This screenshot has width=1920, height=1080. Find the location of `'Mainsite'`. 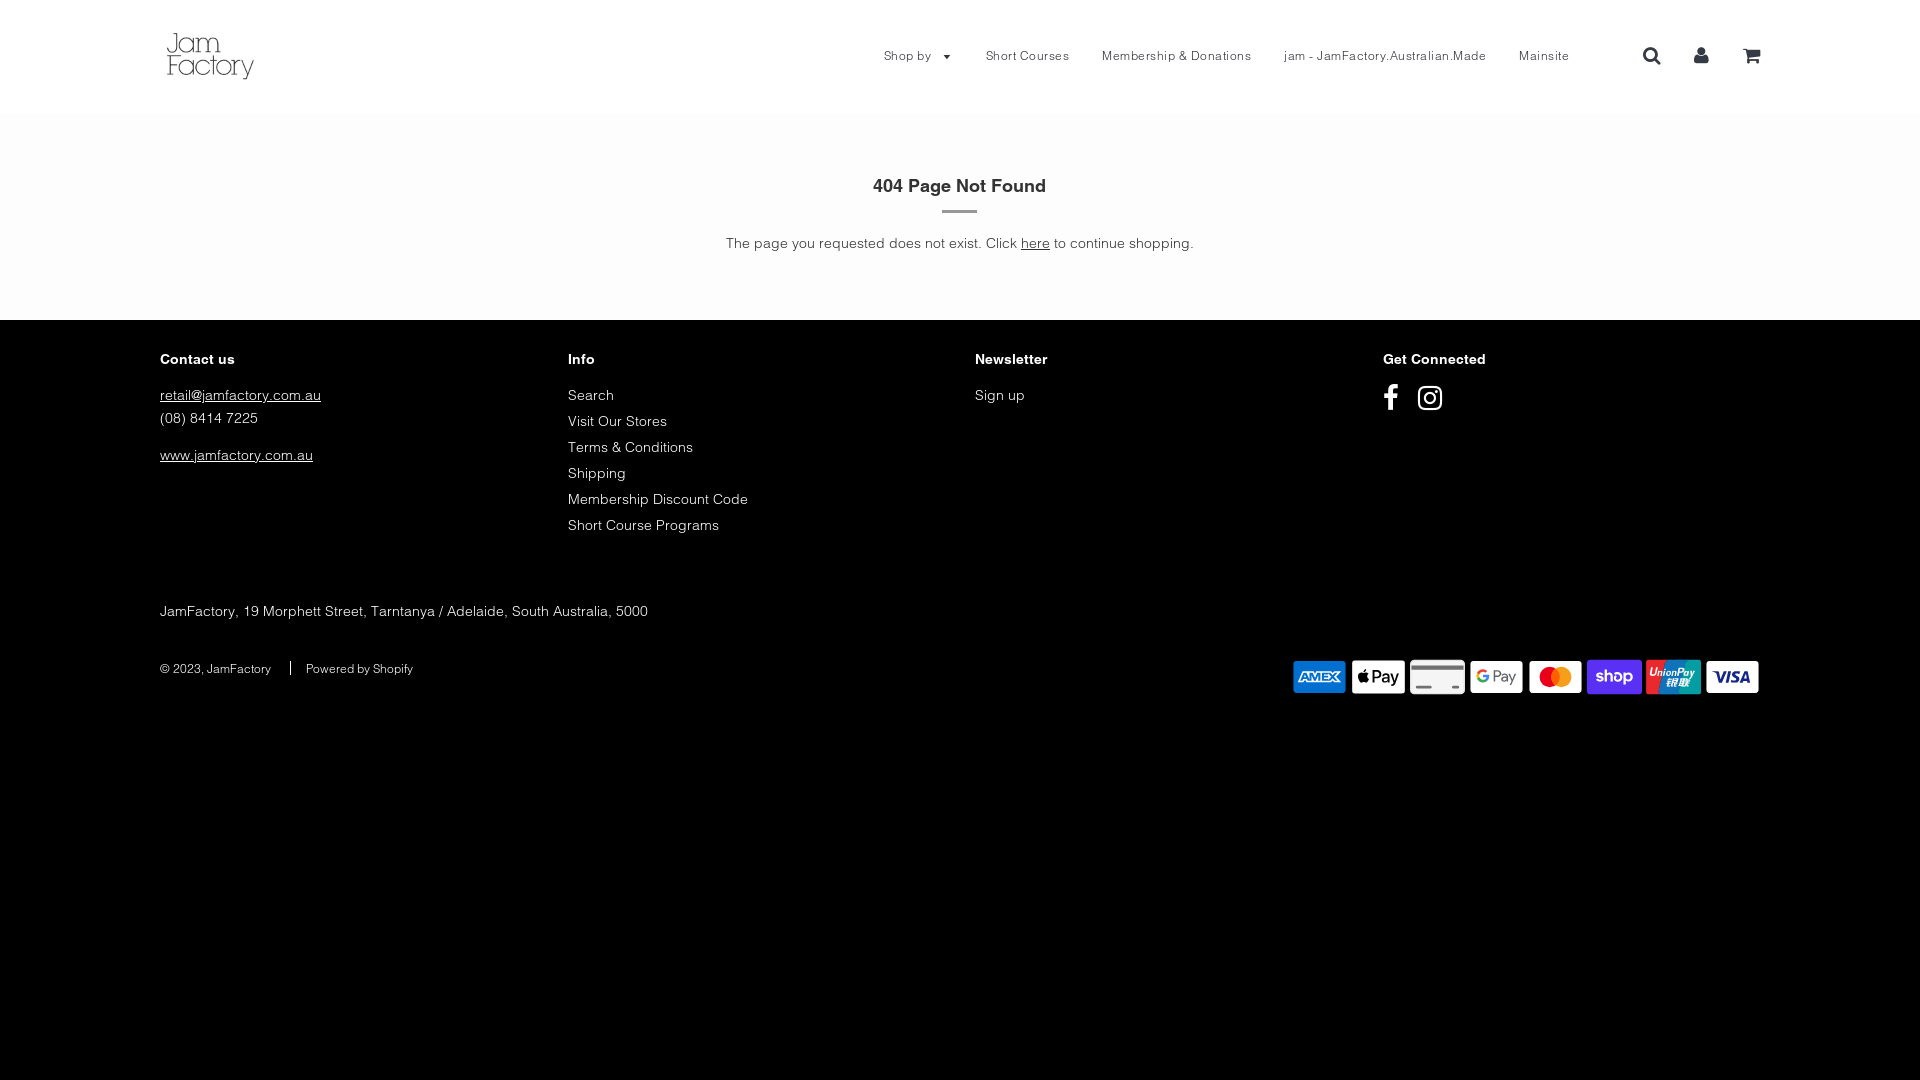

'Mainsite' is located at coordinates (1503, 55).